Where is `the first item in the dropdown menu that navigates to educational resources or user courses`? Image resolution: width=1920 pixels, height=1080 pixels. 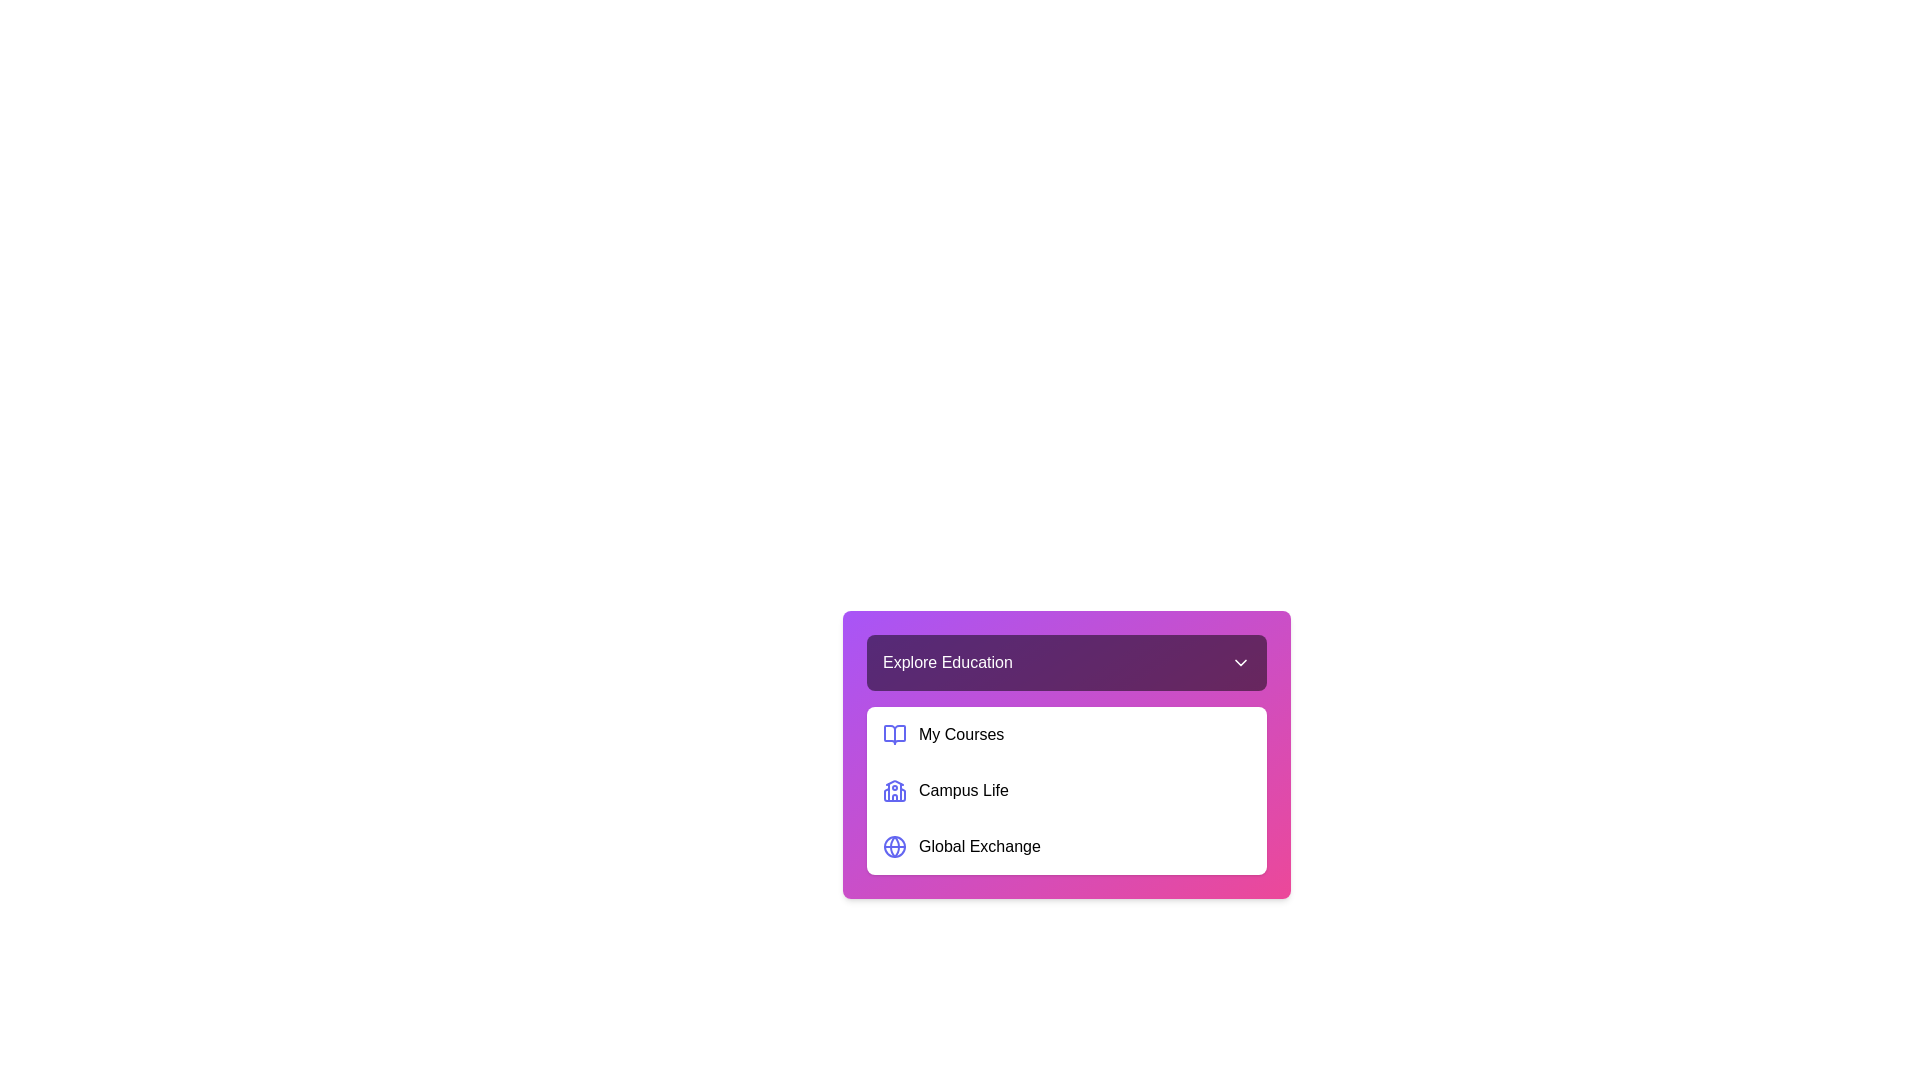
the first item in the dropdown menu that navigates to educational resources or user courses is located at coordinates (1065, 735).